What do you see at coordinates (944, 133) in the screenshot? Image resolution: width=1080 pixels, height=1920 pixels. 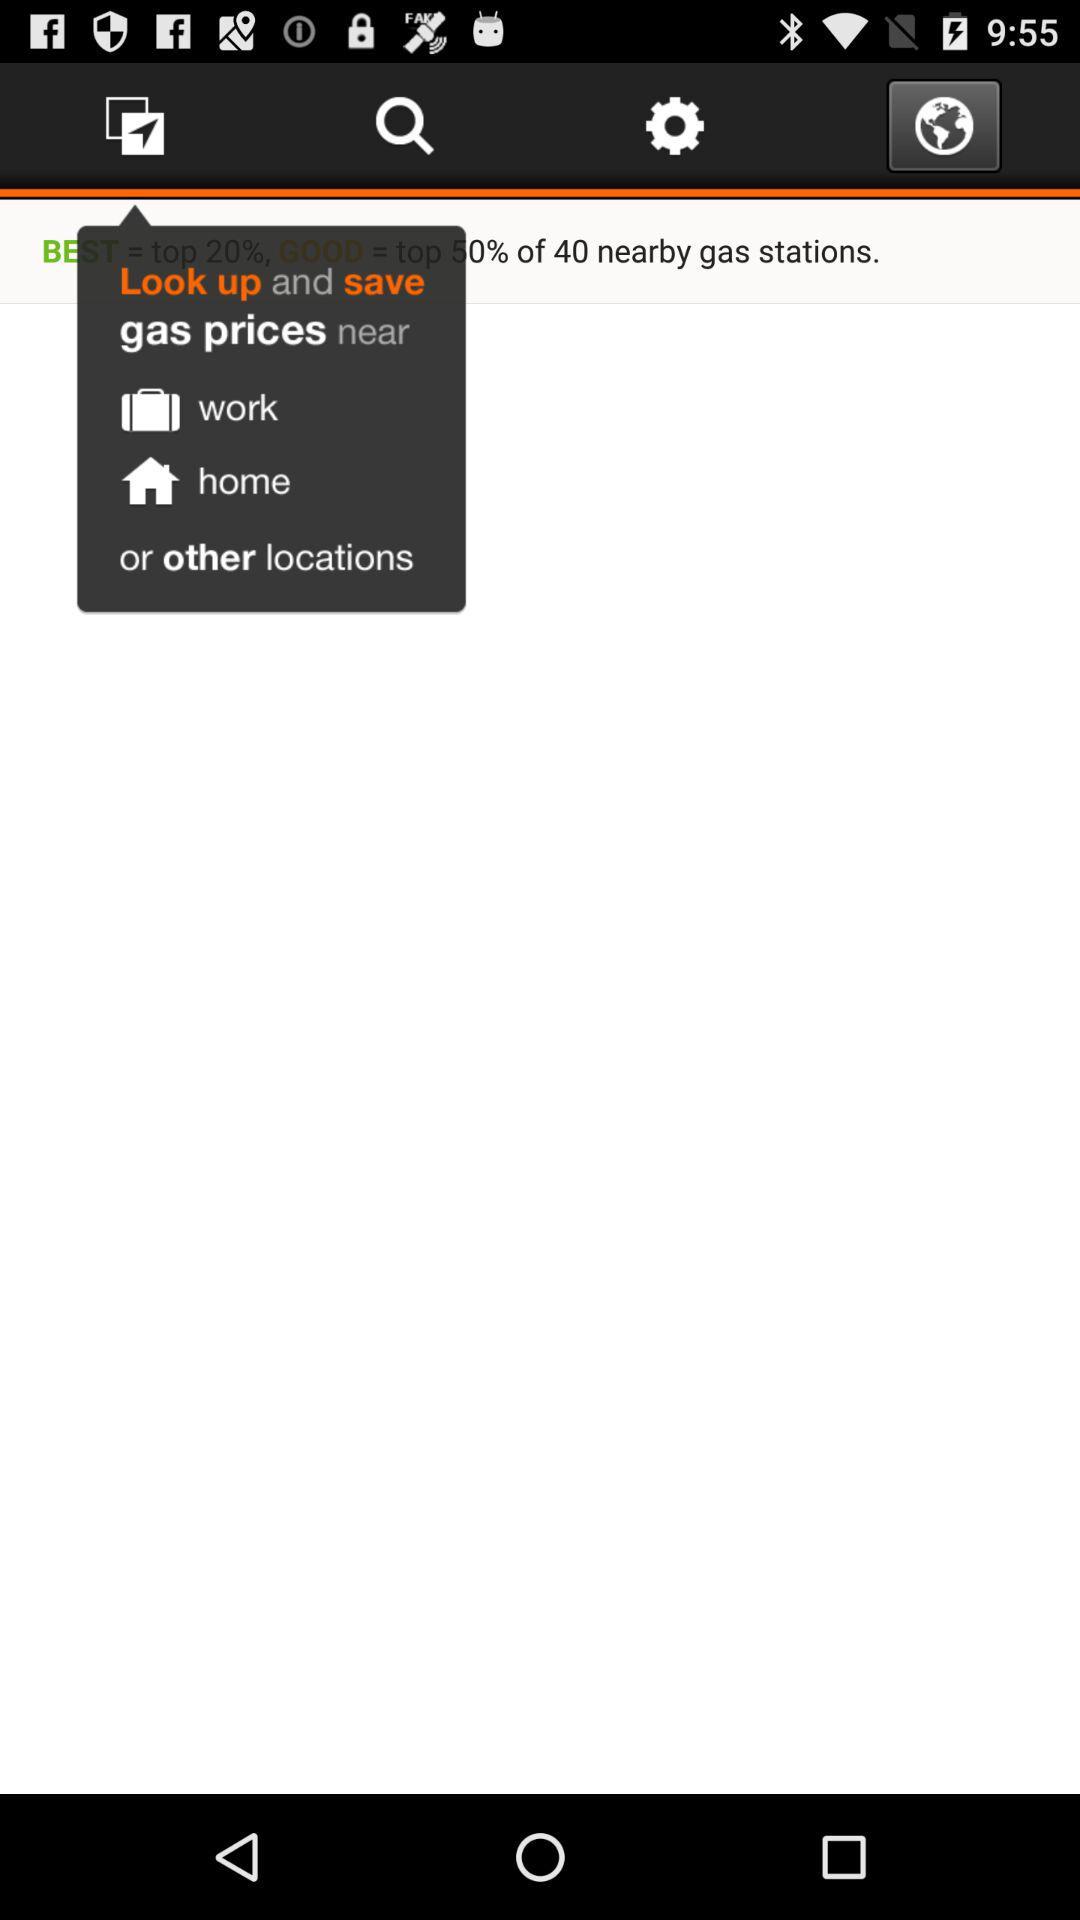 I see `the globe icon` at bounding box center [944, 133].